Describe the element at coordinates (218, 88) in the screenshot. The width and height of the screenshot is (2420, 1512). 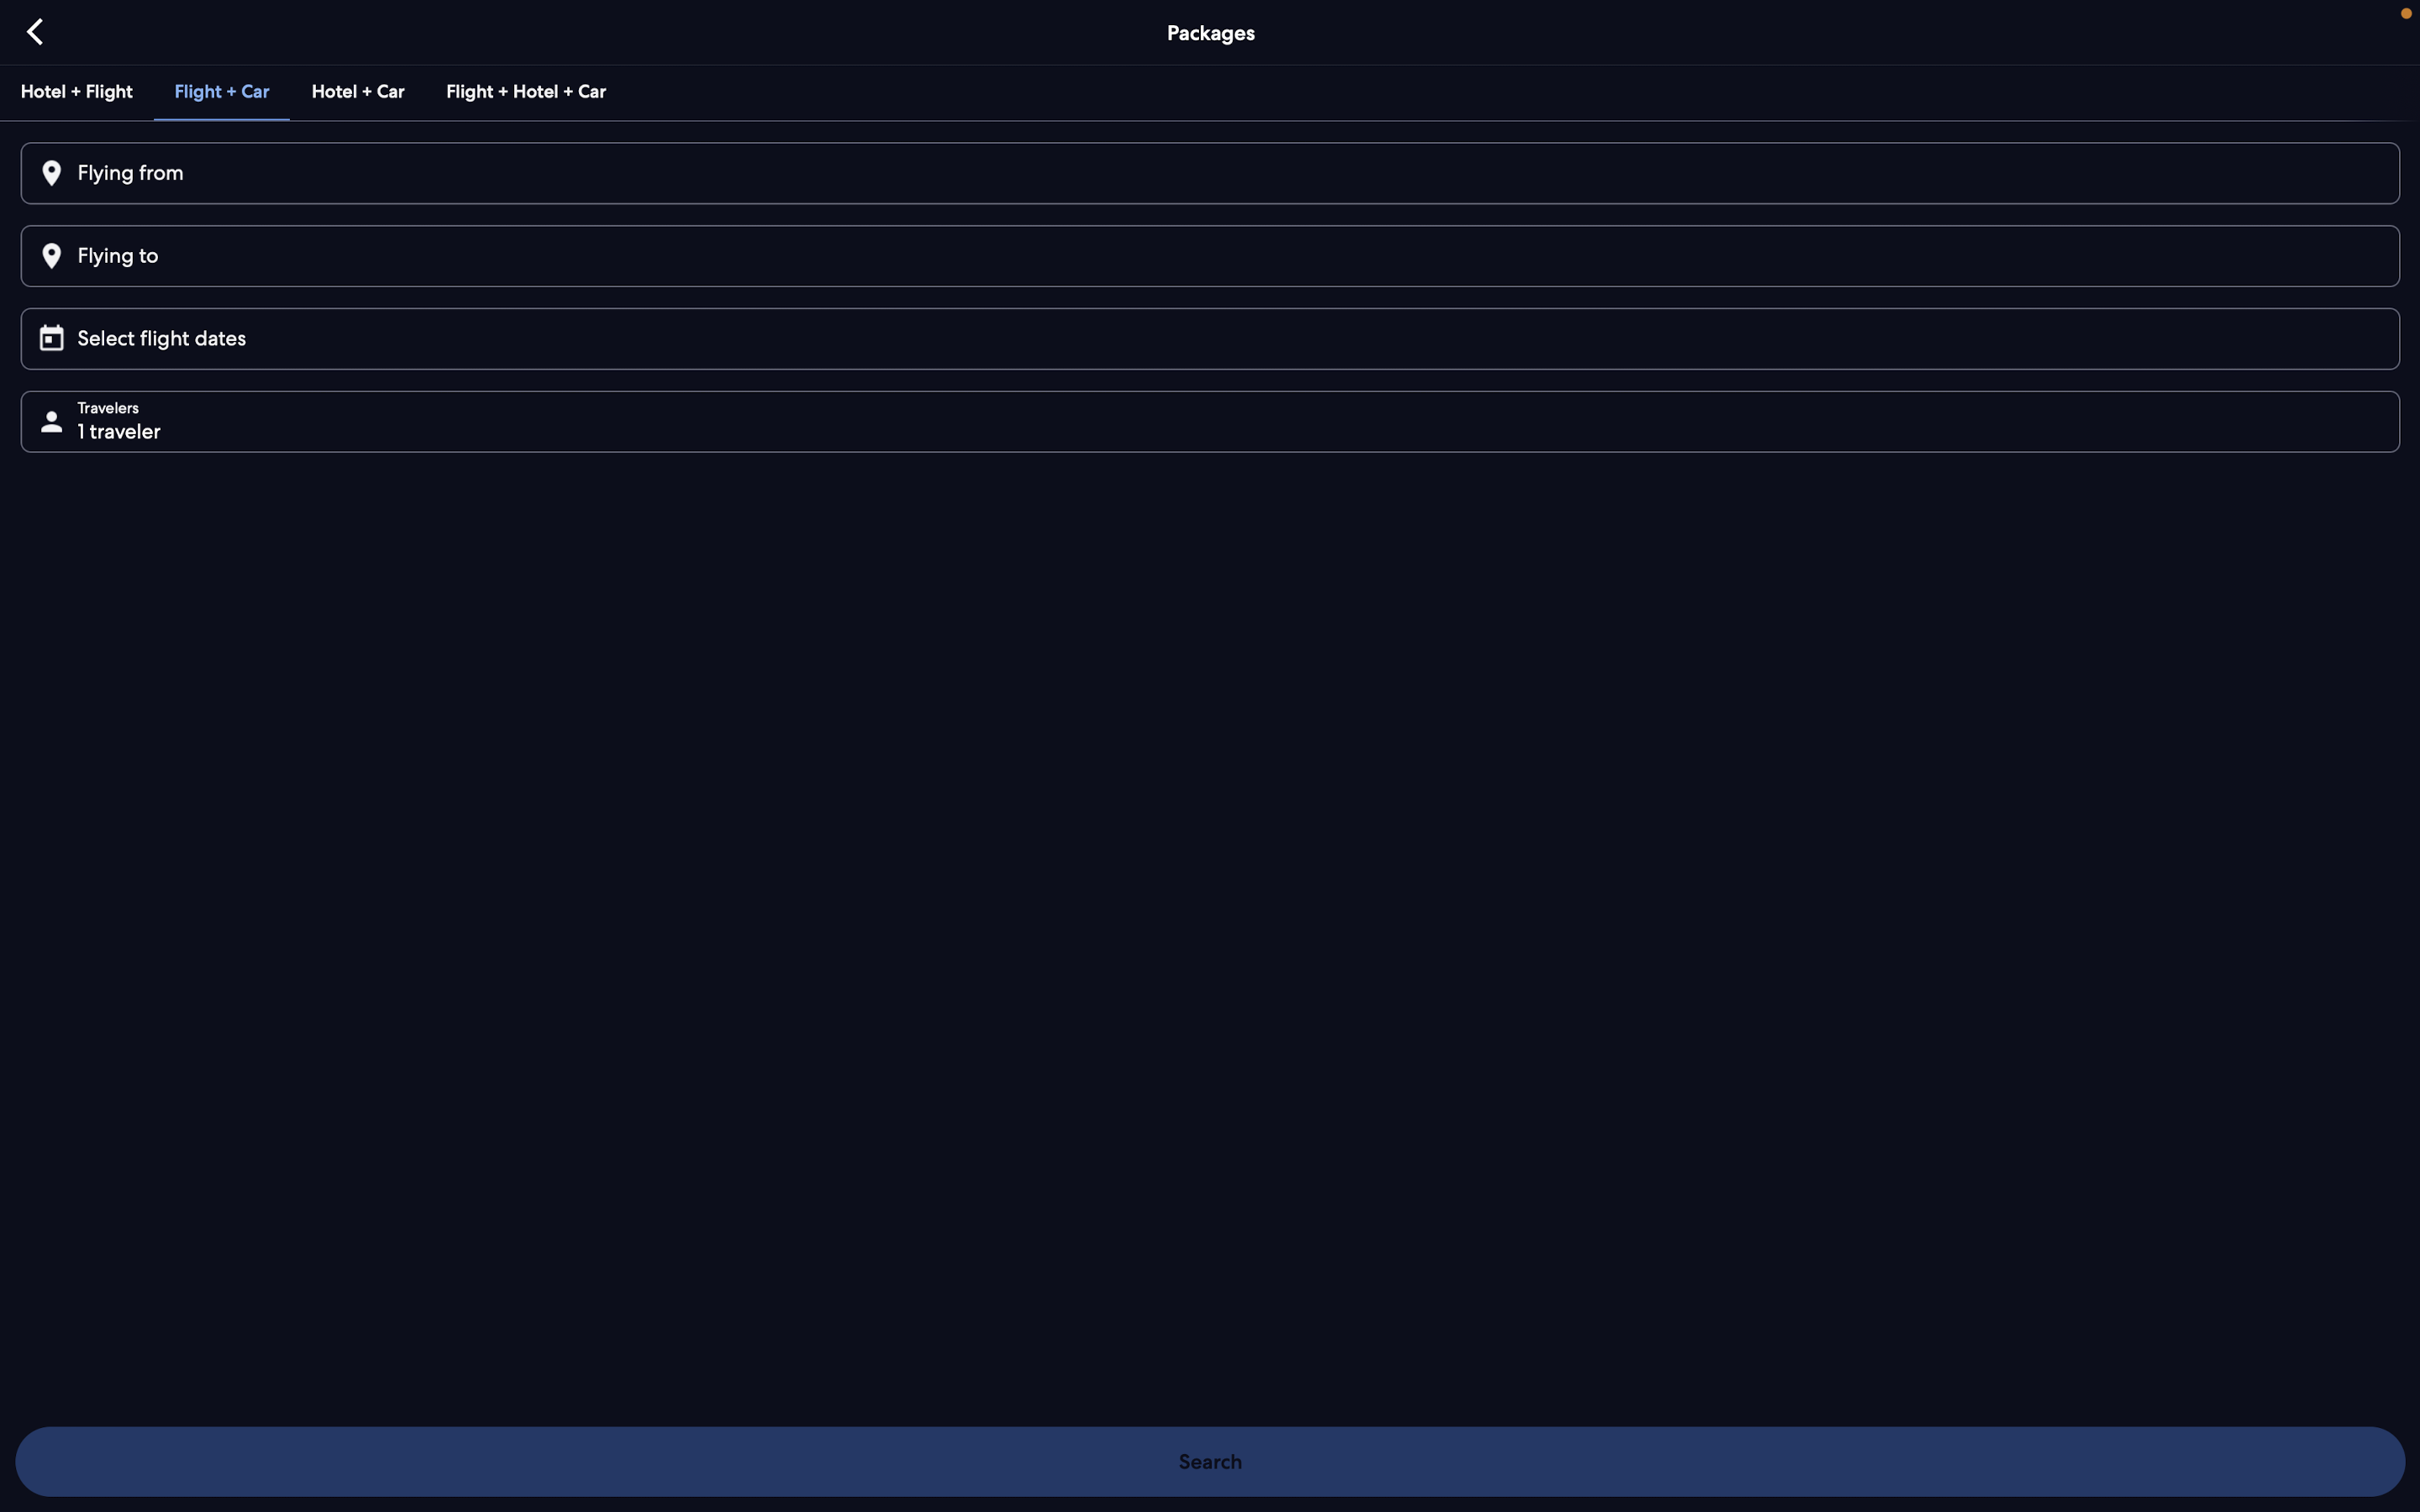
I see `the option which includes both a car and flight booking` at that location.